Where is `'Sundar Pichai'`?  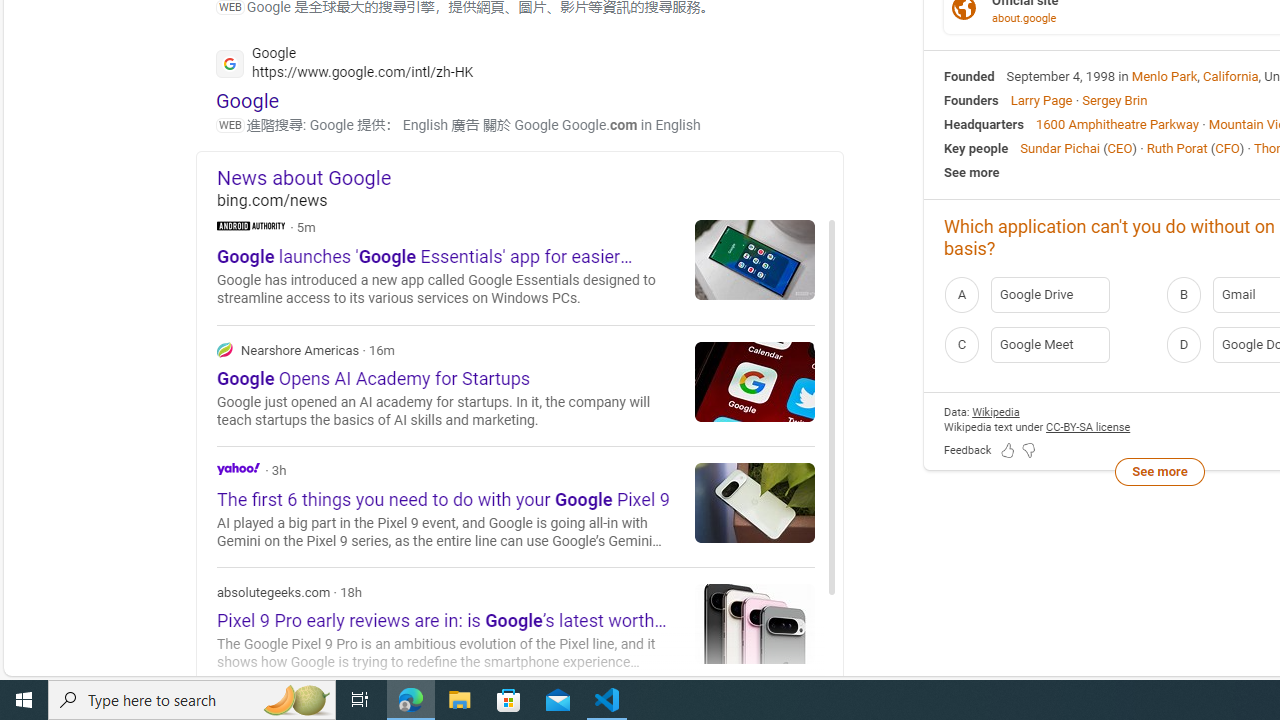 'Sundar Pichai' is located at coordinates (1058, 146).